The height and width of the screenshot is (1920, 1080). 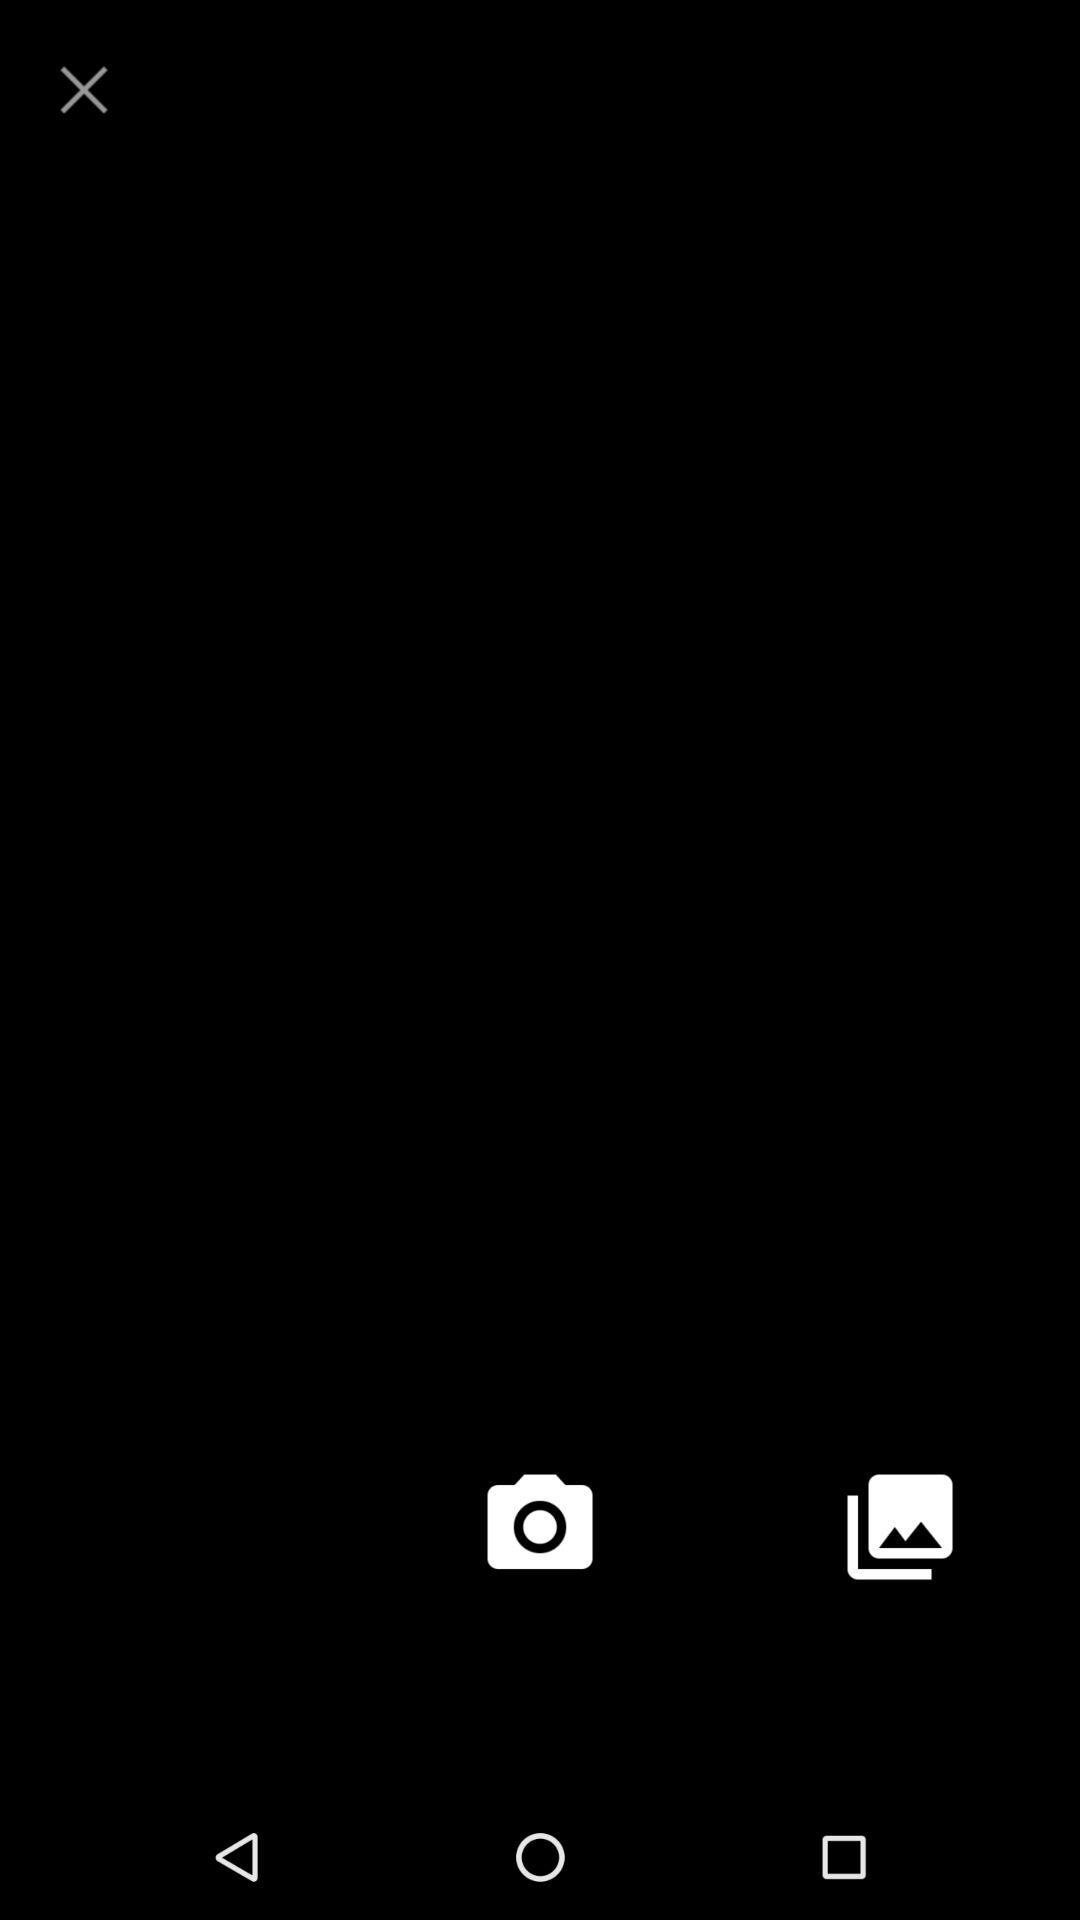 I want to click on camera, so click(x=540, y=1525).